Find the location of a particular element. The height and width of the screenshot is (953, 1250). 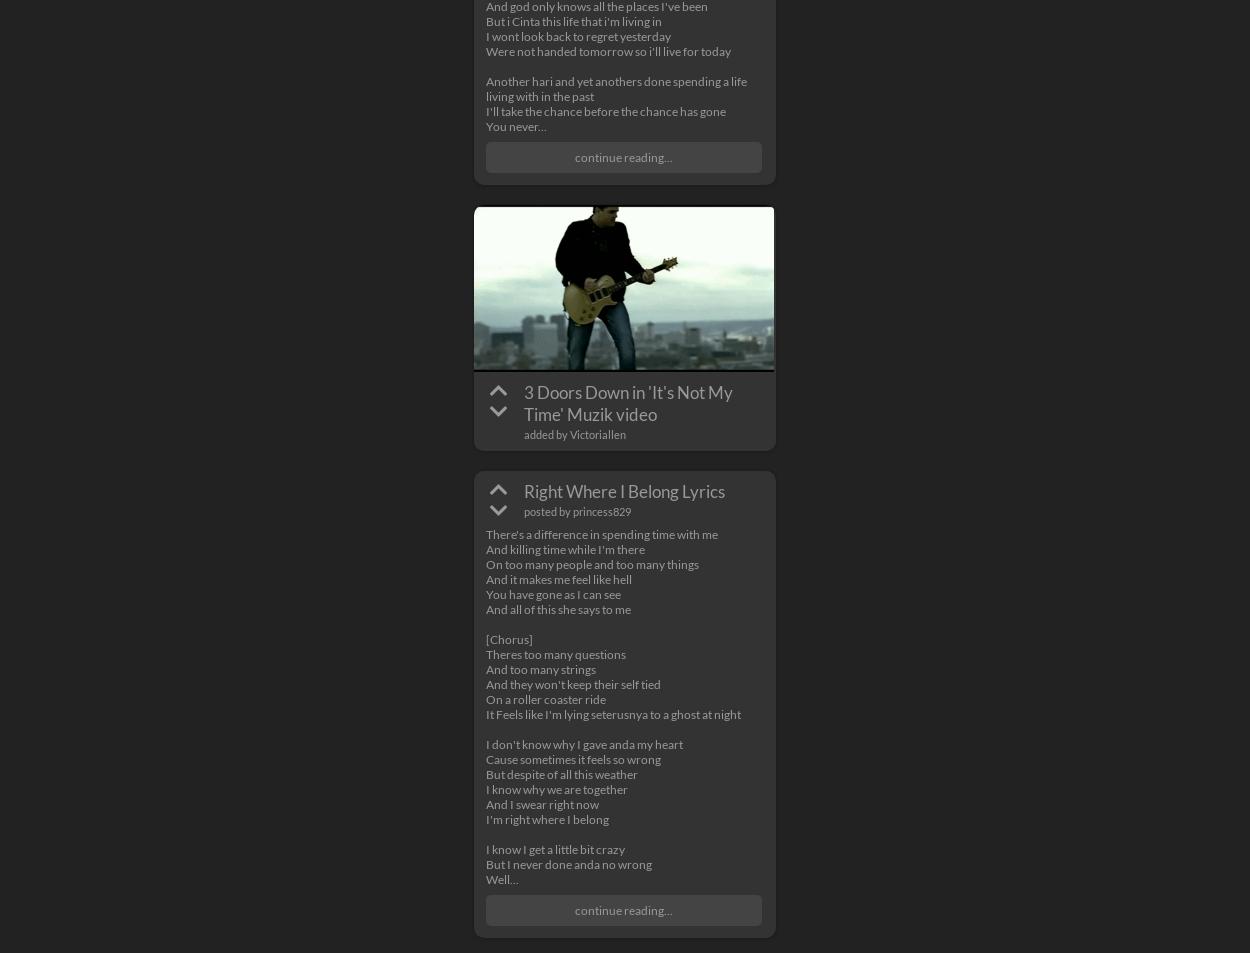

'And too many strings' is located at coordinates (541, 669).